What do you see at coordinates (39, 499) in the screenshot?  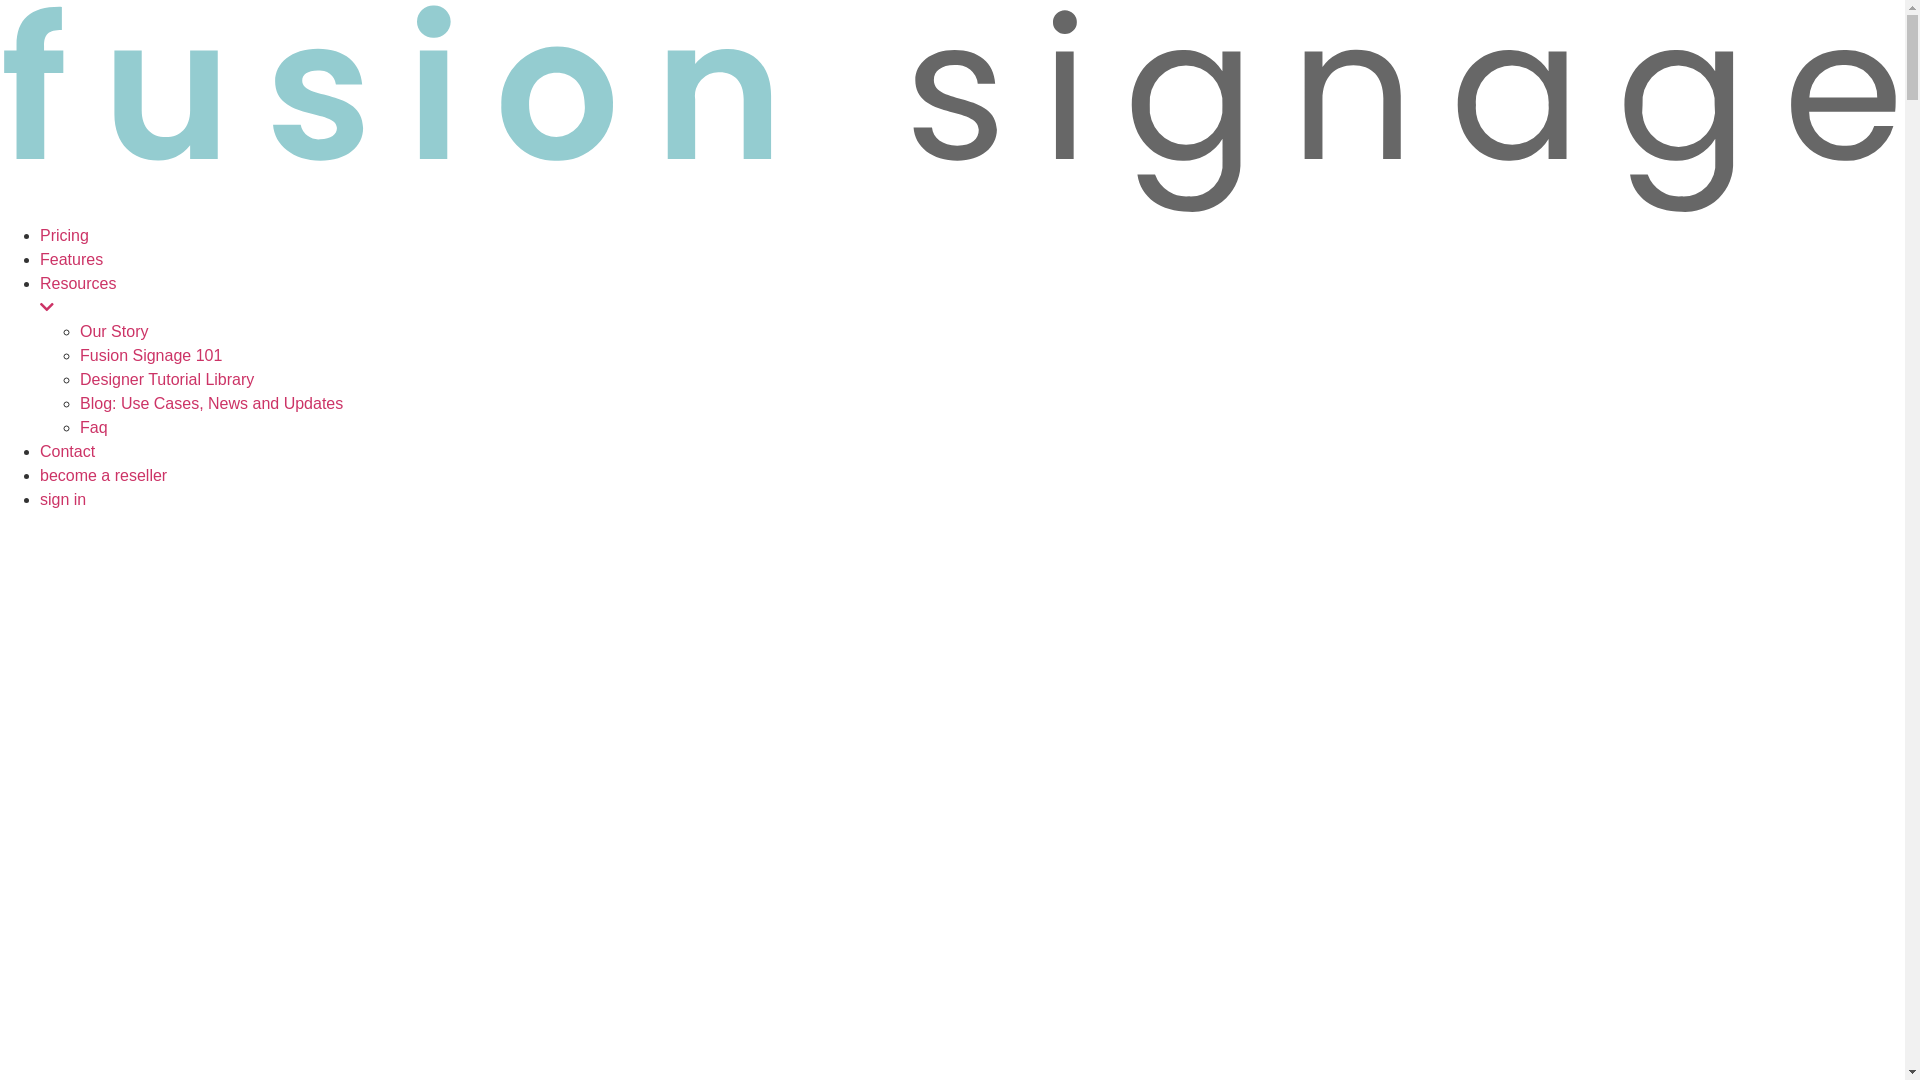 I see `'sign in'` at bounding box center [39, 499].